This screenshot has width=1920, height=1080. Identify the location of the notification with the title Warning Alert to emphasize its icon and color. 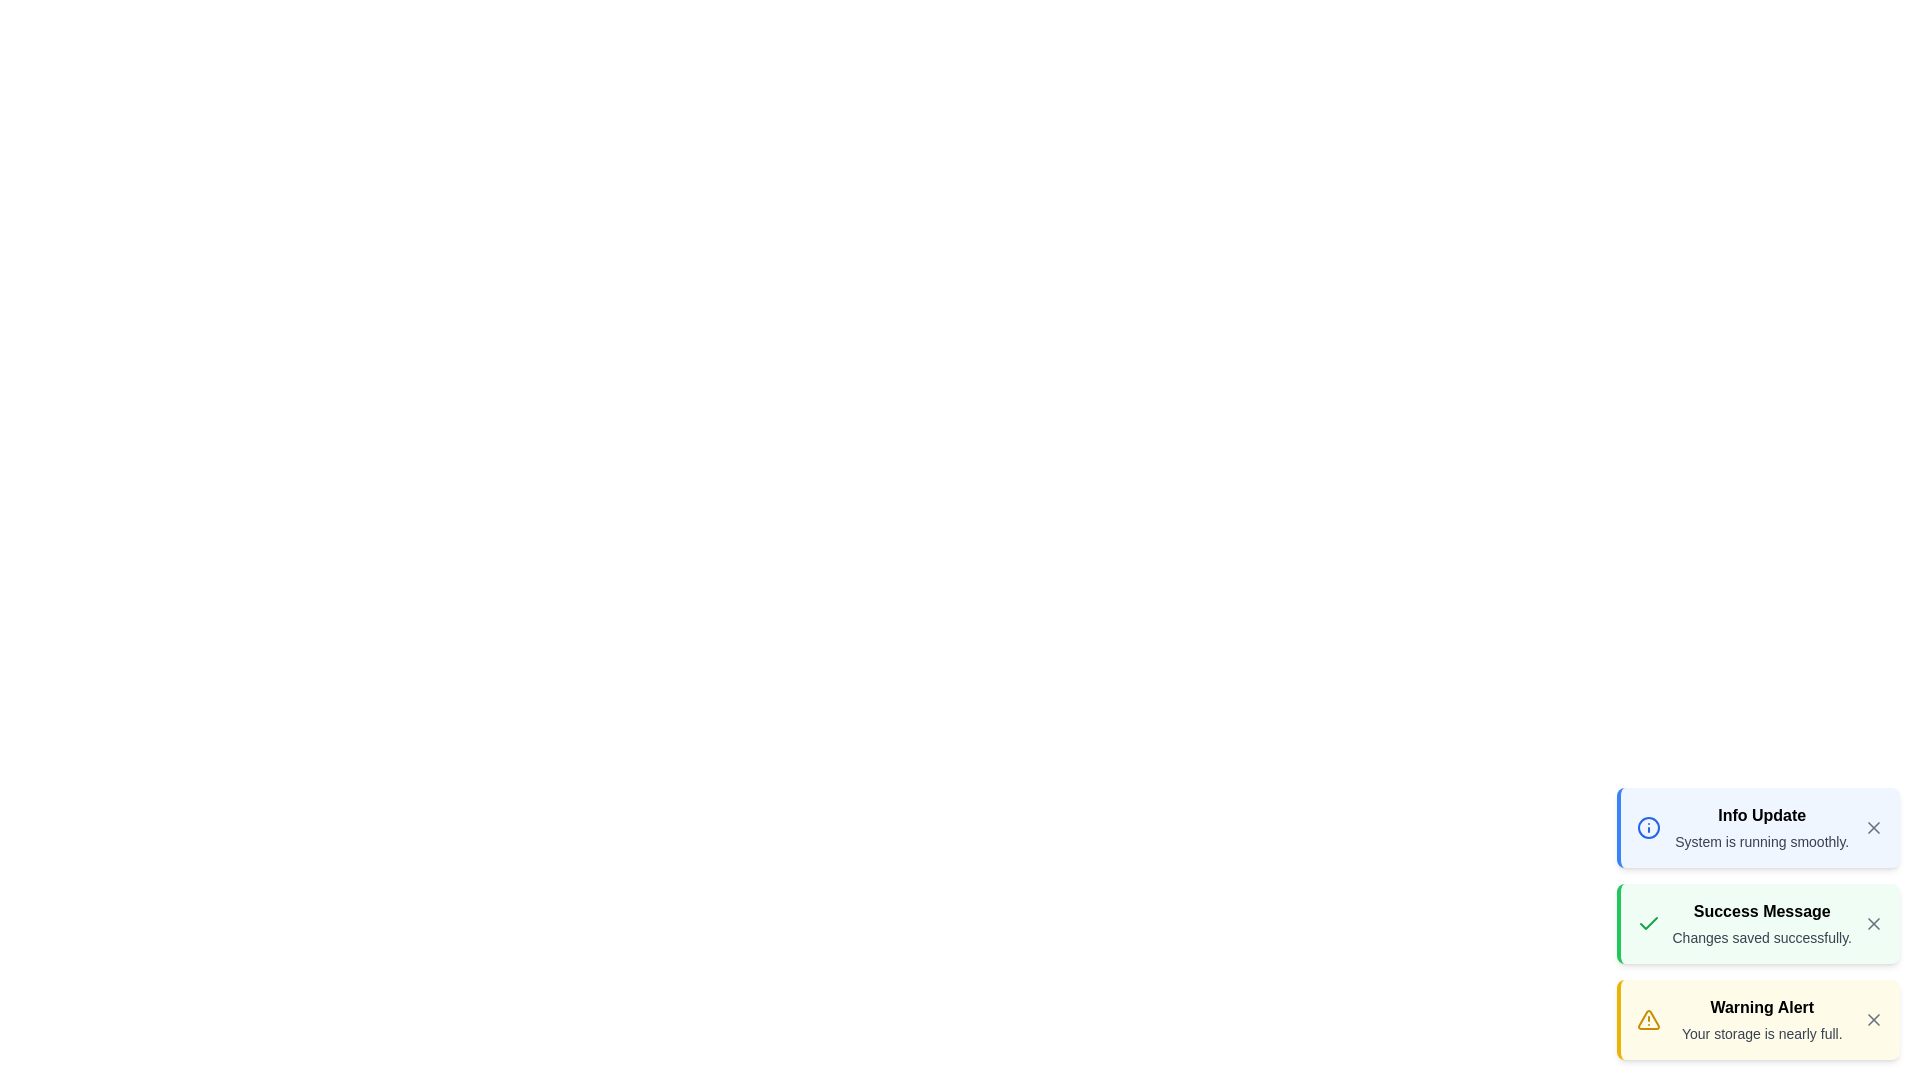
(1757, 1019).